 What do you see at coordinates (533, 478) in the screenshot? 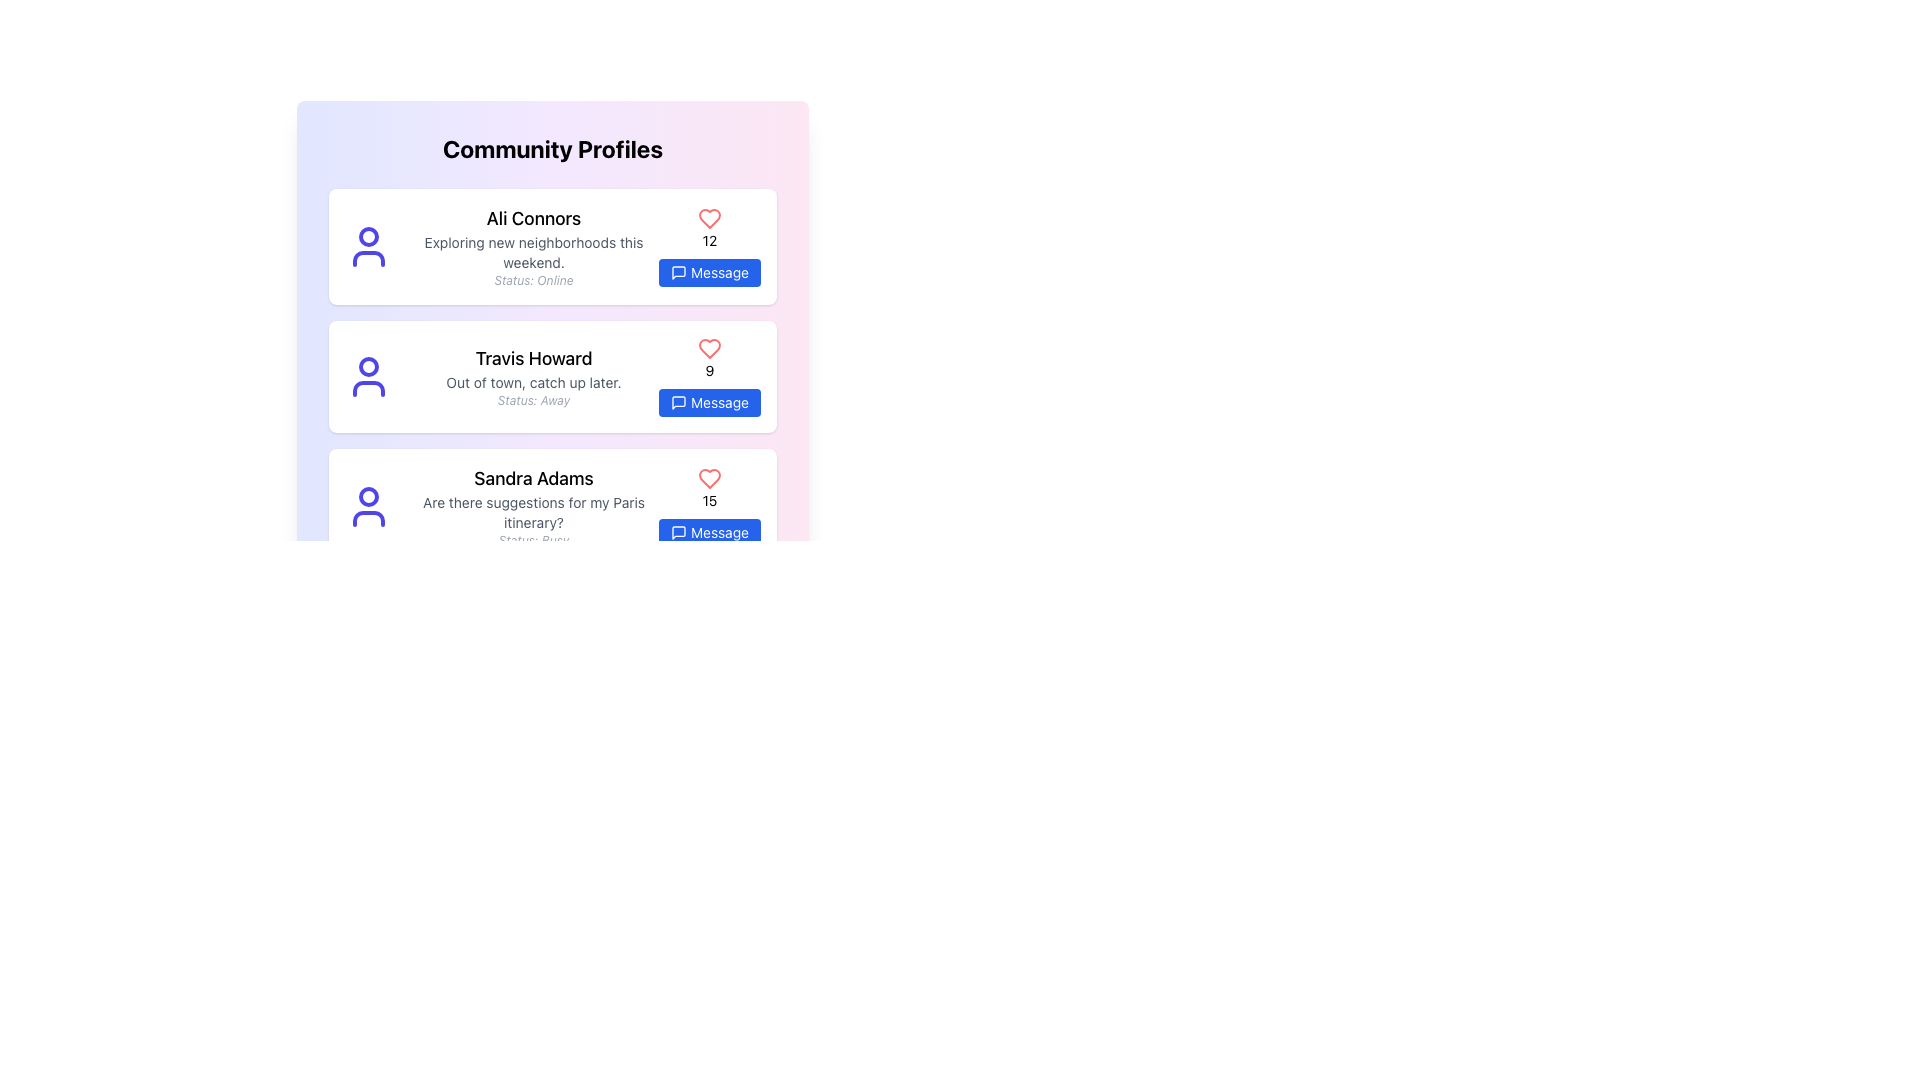
I see `the text label 'Sandra Adams' in the 'Community Profiles' section, third entry` at bounding box center [533, 478].